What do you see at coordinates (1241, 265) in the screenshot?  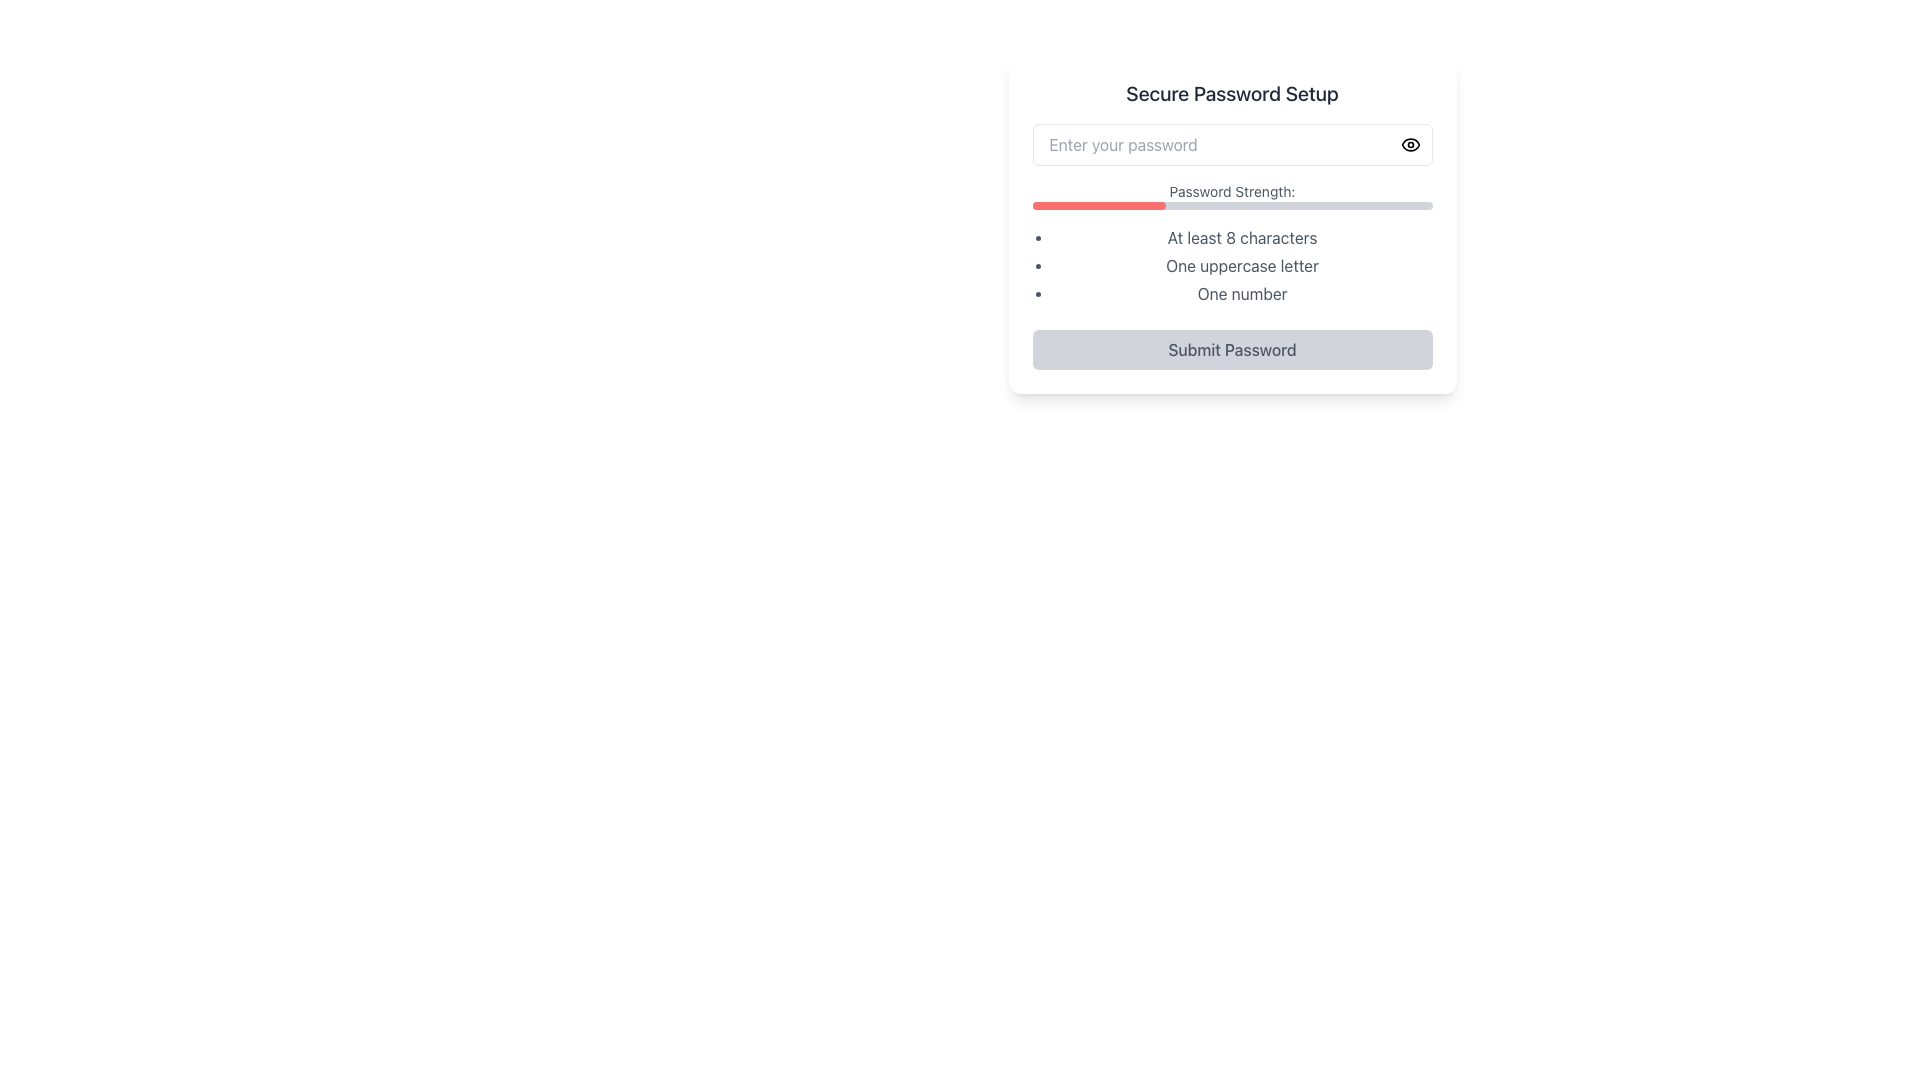 I see `text element displaying 'One uppercase letter' in gray color, which is part of the bulleted list under the 'Password Strength' section in the password setup form` at bounding box center [1241, 265].